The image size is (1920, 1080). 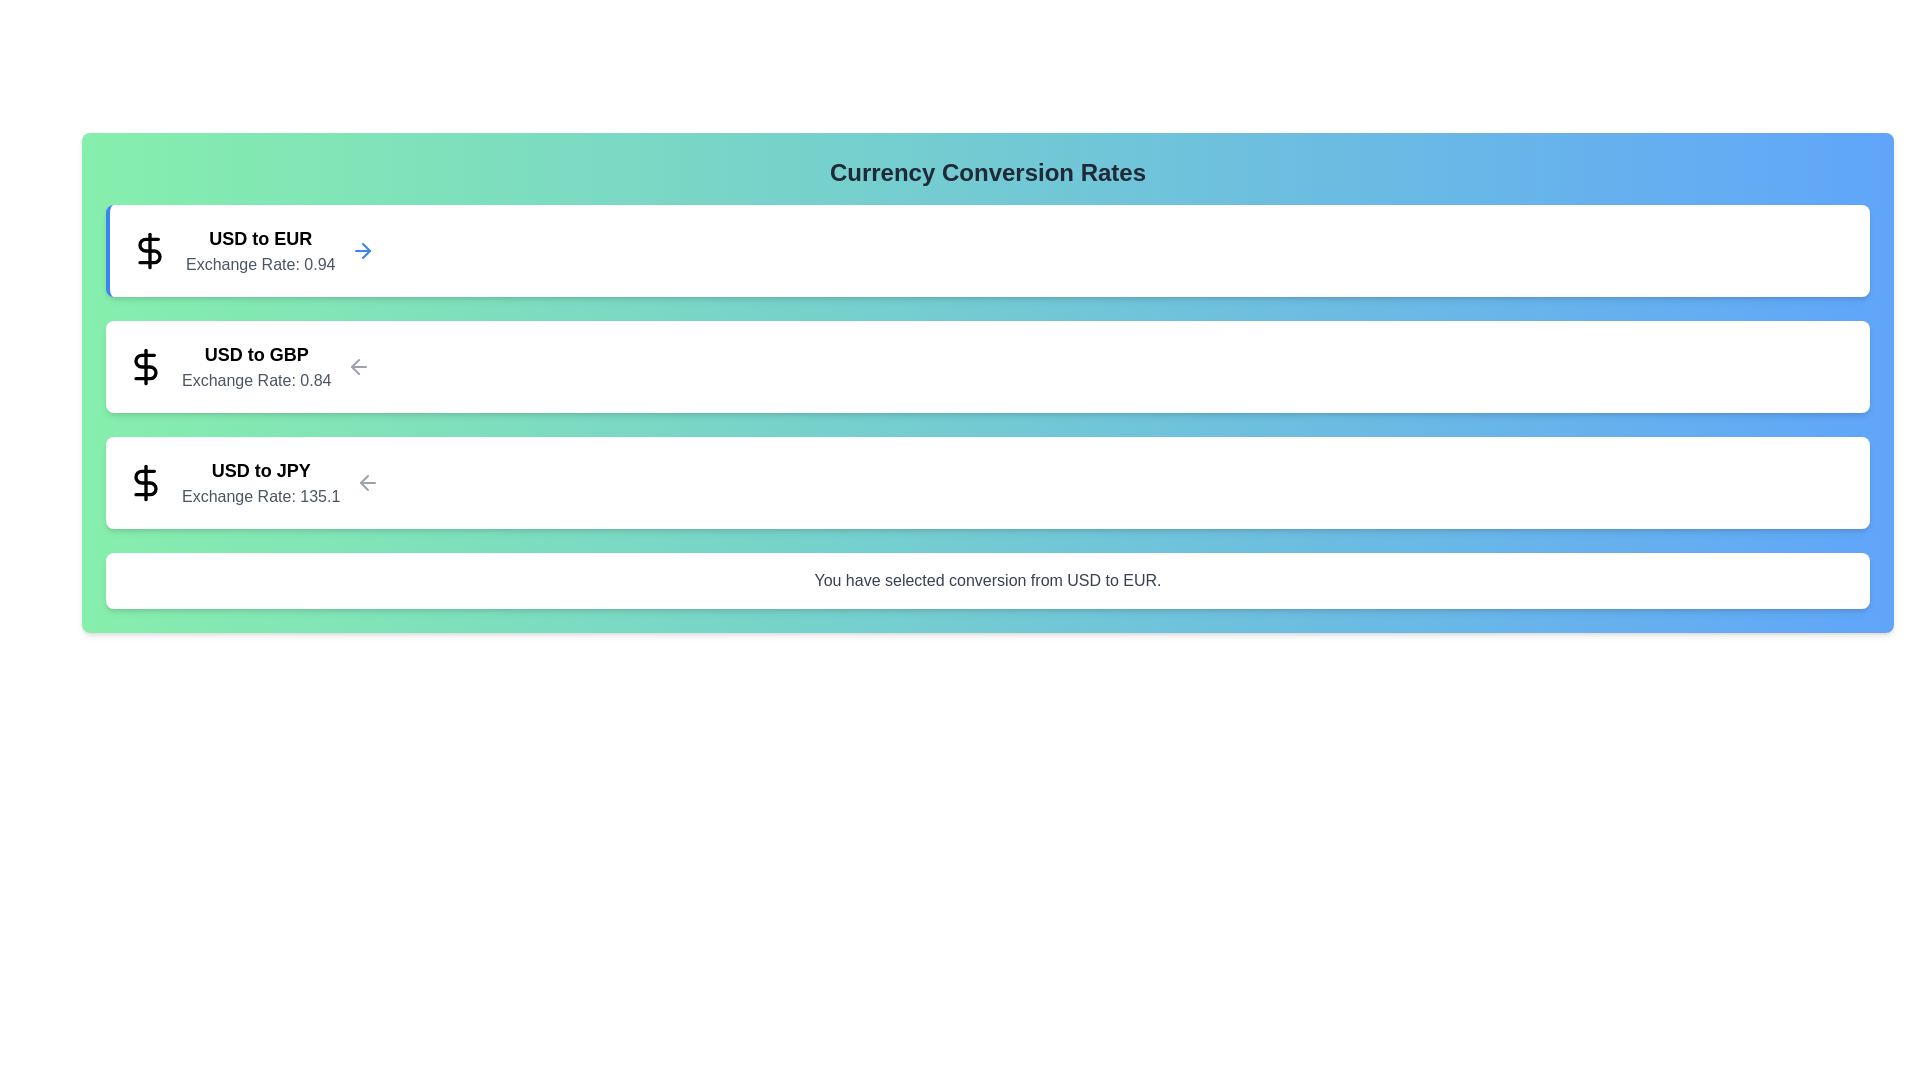 I want to click on the text label displaying 'USD to EUR', which is a bold, large font title positioned at the top of the currency exchange list, so click(x=259, y=238).